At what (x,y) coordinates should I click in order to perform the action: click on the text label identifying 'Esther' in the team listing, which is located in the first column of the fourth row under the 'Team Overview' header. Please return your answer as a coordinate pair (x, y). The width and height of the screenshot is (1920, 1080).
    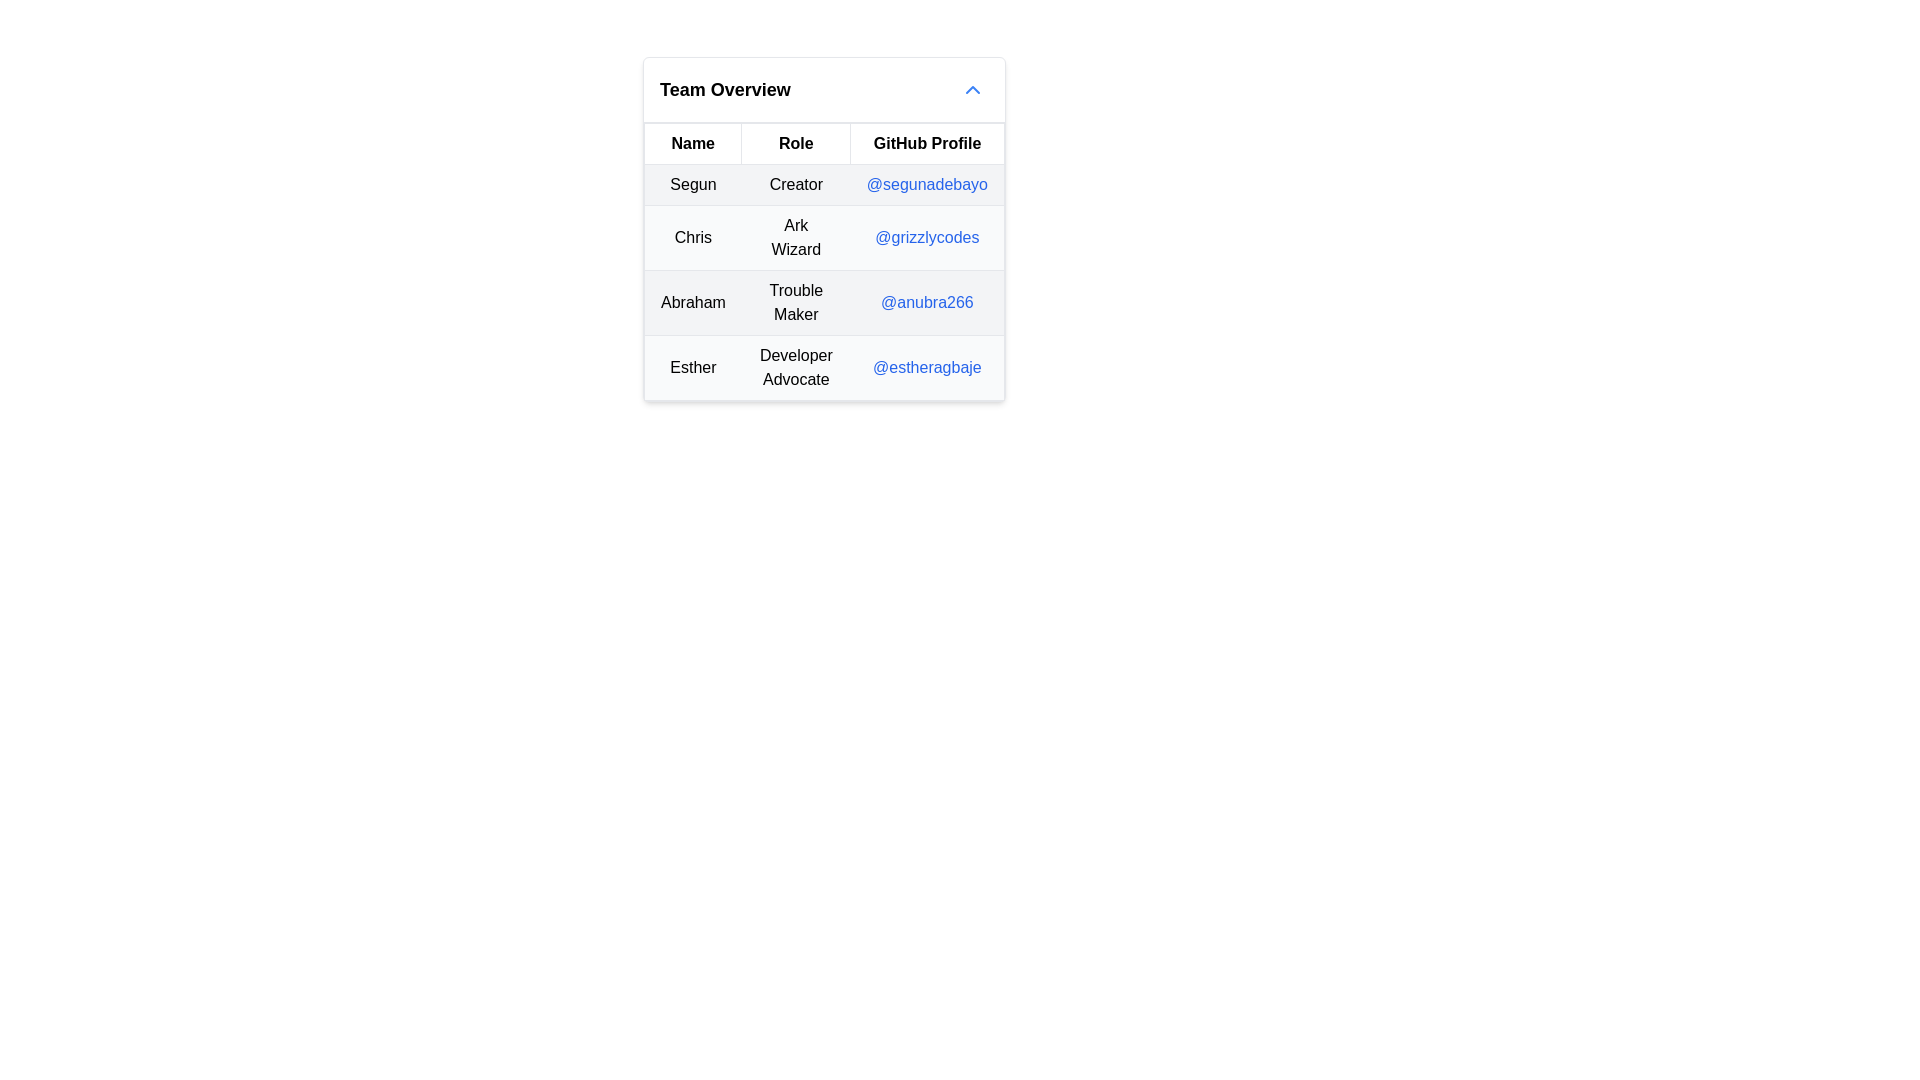
    Looking at the image, I should click on (693, 367).